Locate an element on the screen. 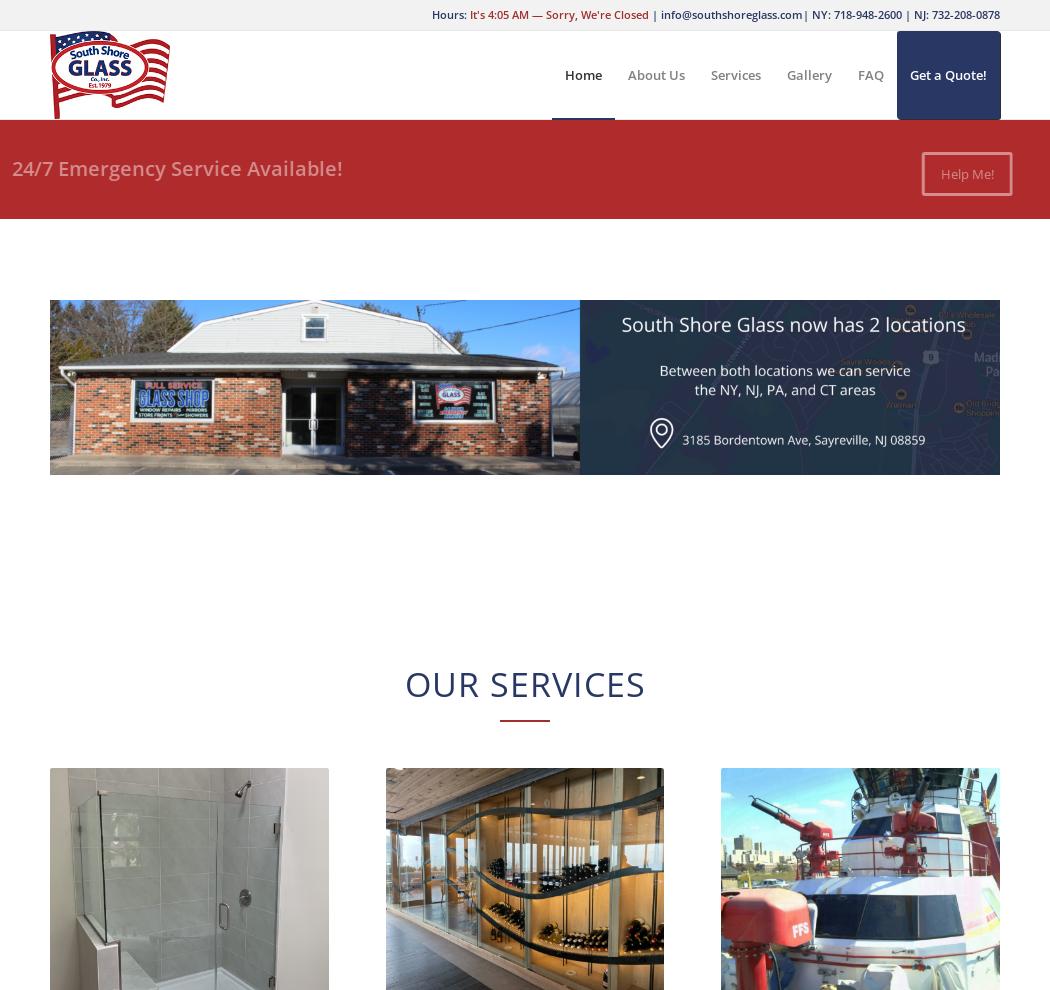  'info@southshoreglass.com' is located at coordinates (659, 13).